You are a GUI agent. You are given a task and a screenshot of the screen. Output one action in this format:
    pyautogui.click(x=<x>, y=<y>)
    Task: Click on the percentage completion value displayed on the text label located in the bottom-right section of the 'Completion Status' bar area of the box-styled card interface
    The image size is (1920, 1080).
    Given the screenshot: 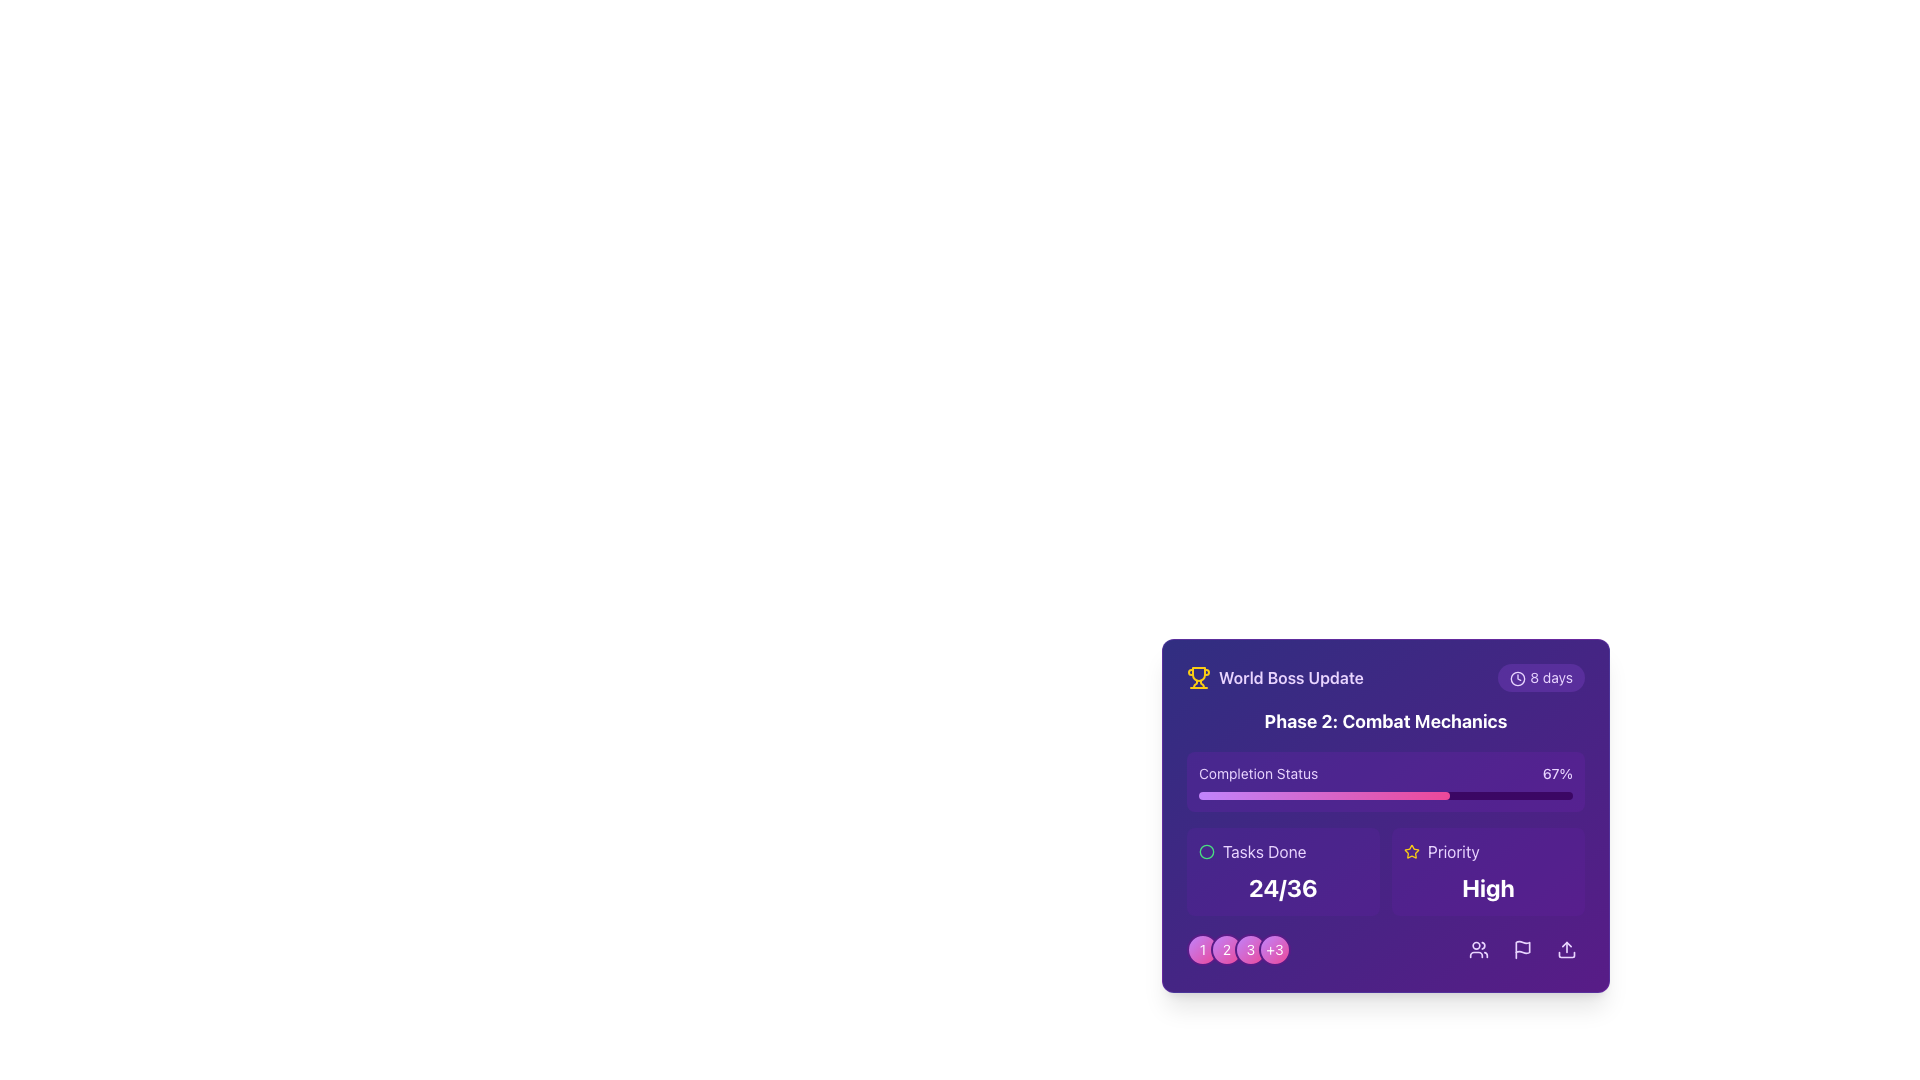 What is the action you would take?
    pyautogui.click(x=1556, y=773)
    